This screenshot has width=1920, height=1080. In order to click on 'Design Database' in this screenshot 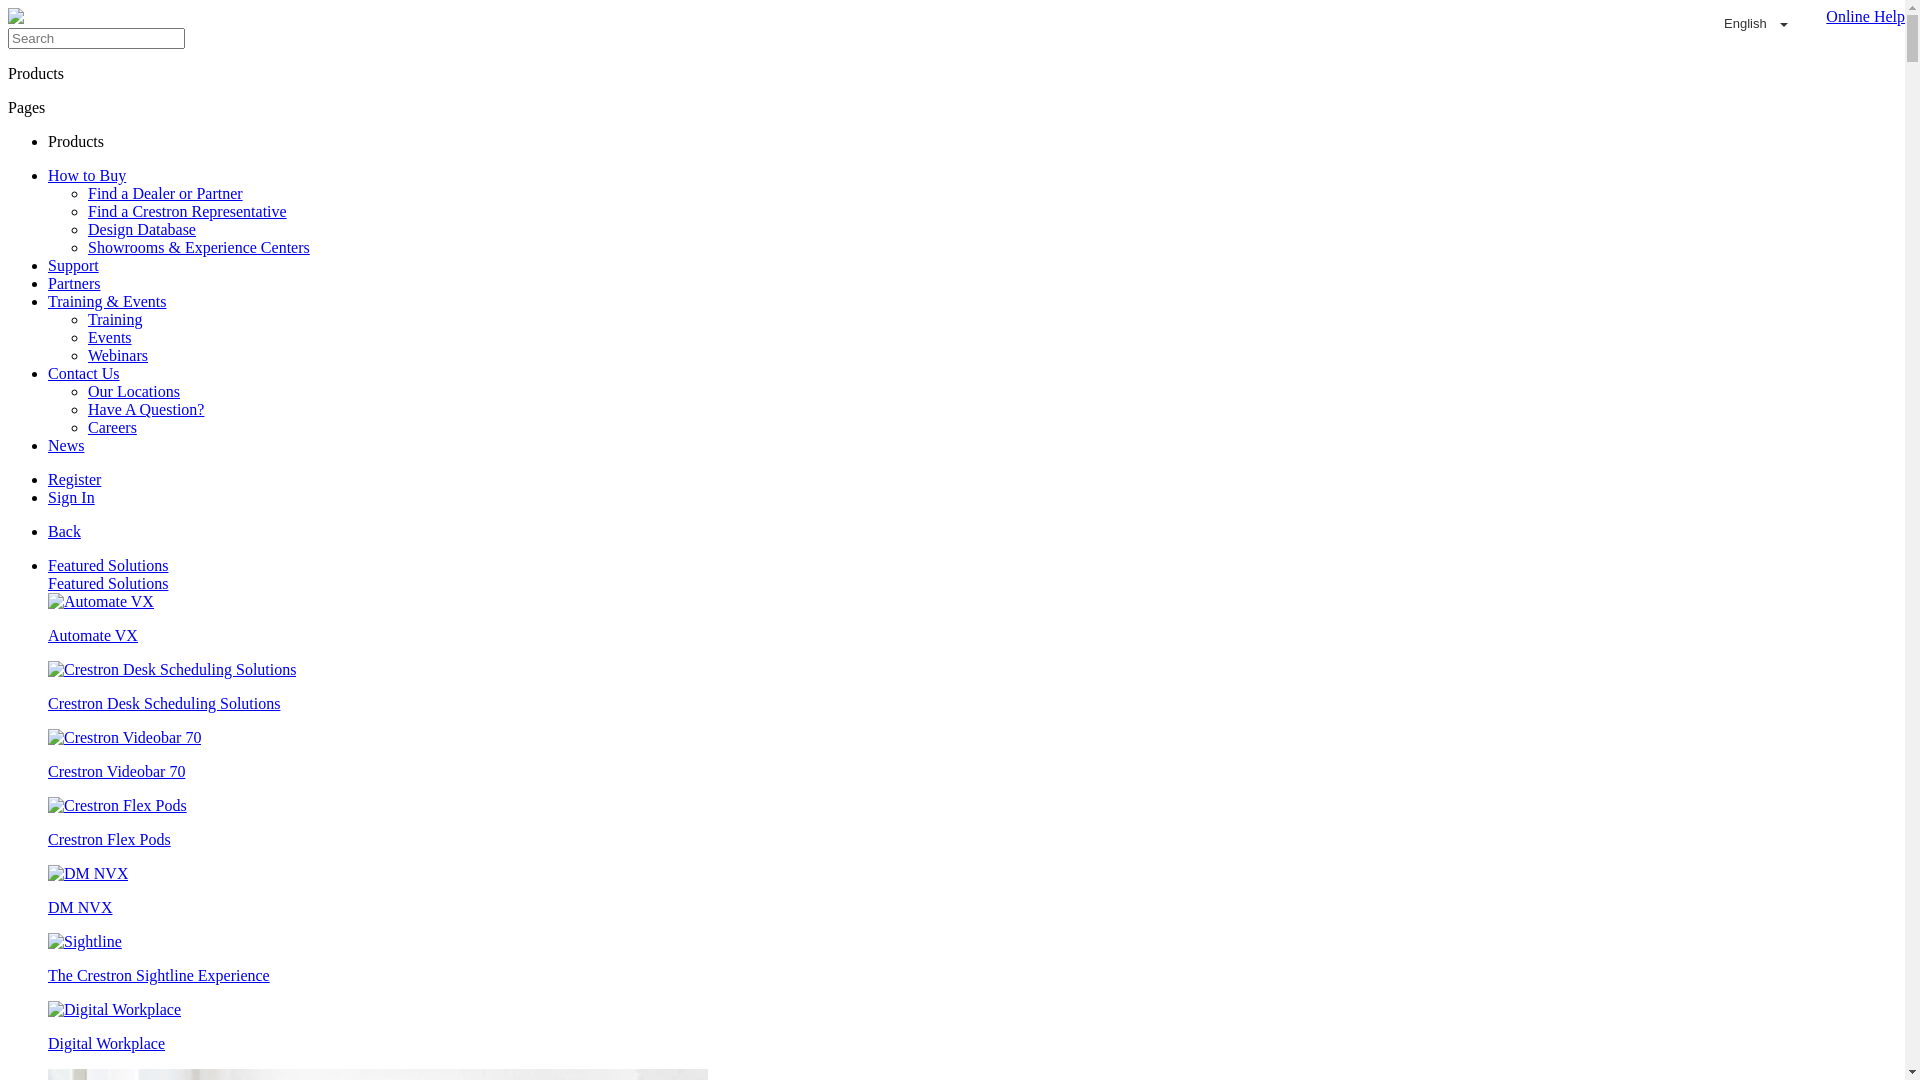, I will do `click(141, 228)`.